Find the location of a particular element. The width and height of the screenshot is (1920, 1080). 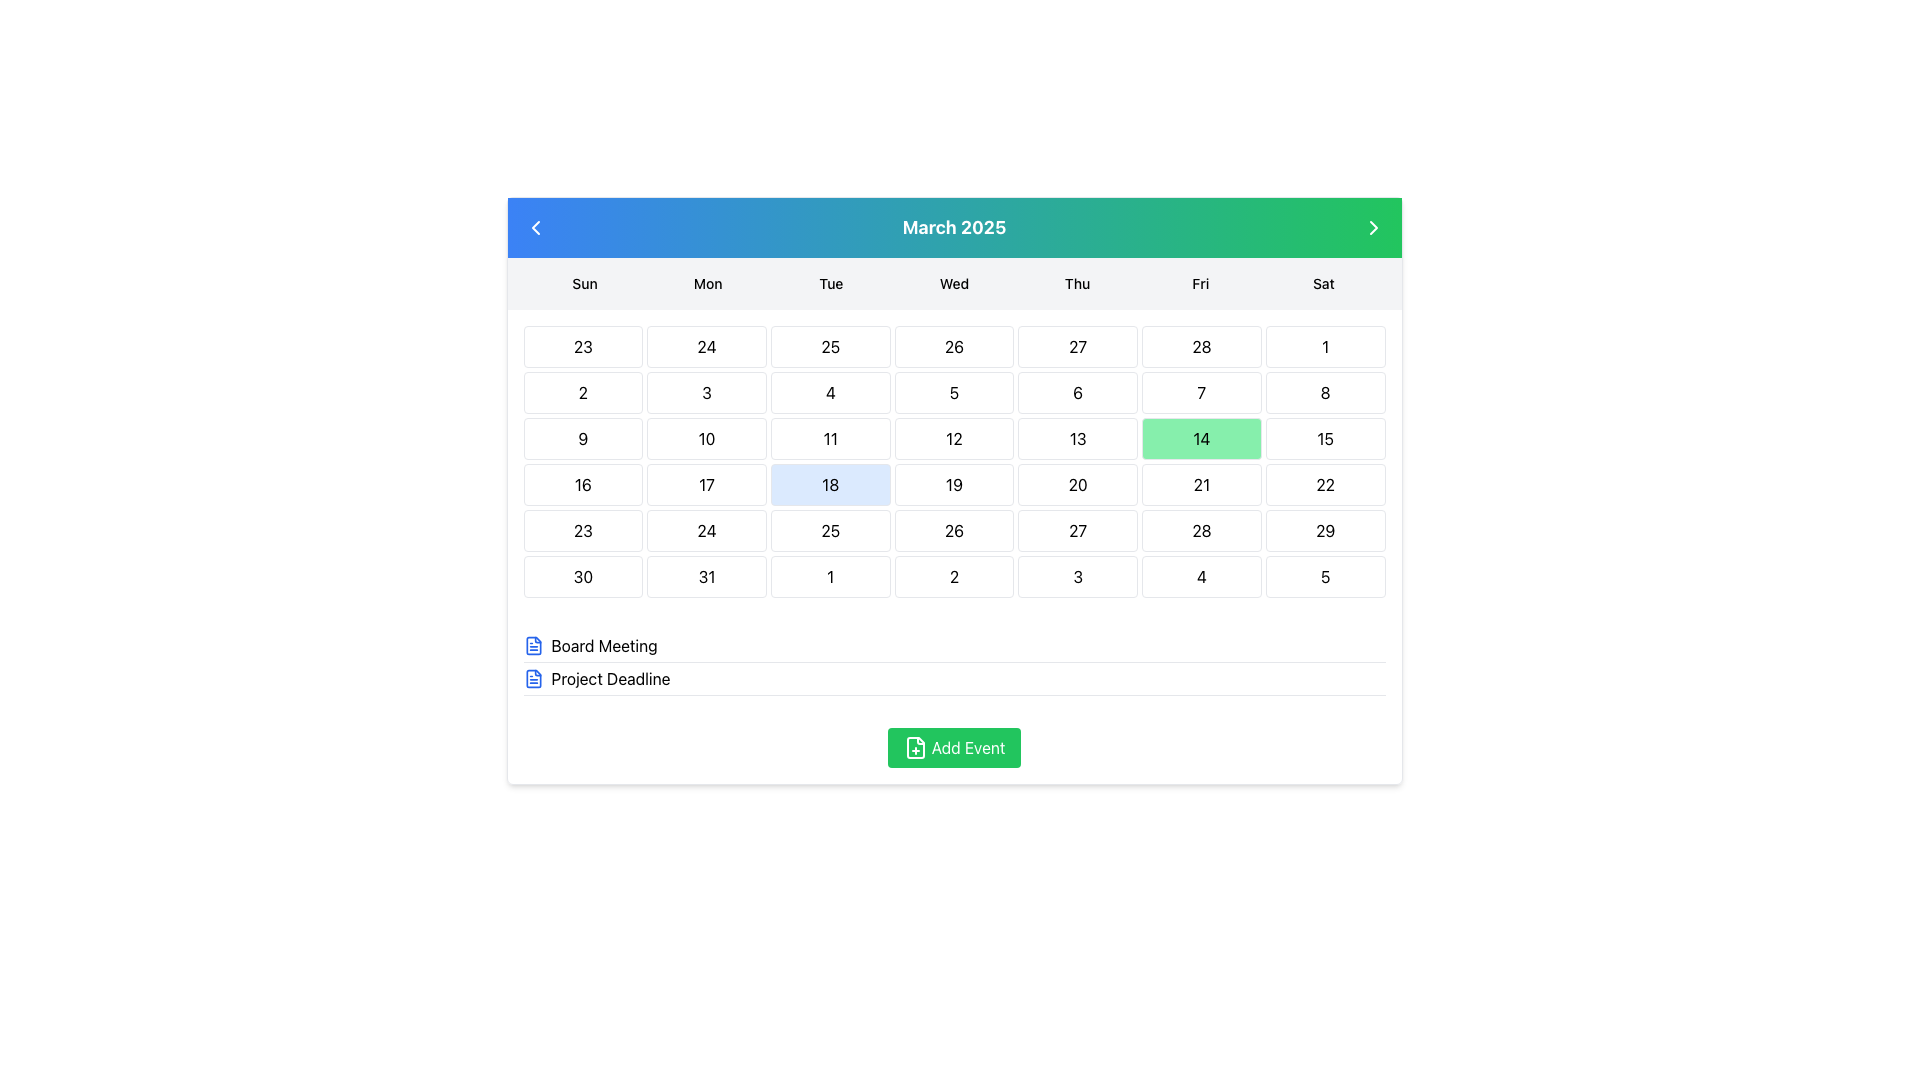

a specific day in the calendar month view is located at coordinates (953, 462).